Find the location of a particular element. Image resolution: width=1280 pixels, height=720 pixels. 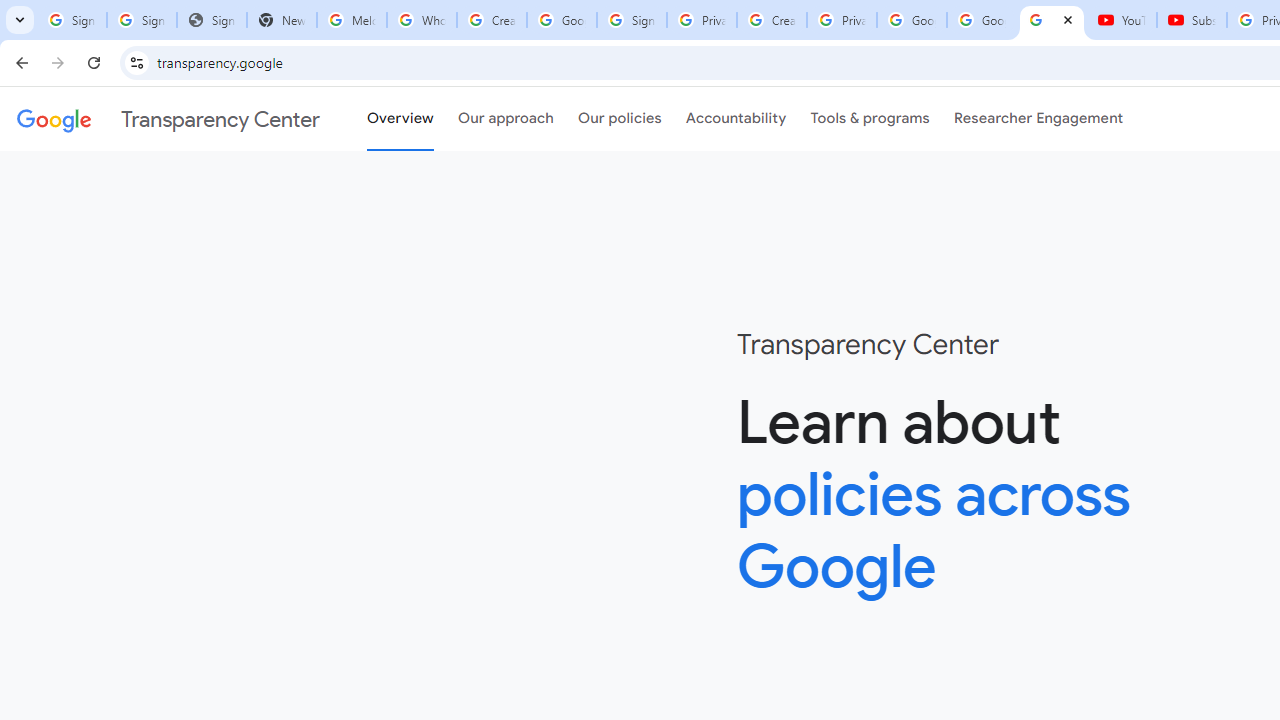

'Transparency Center' is located at coordinates (168, 119).